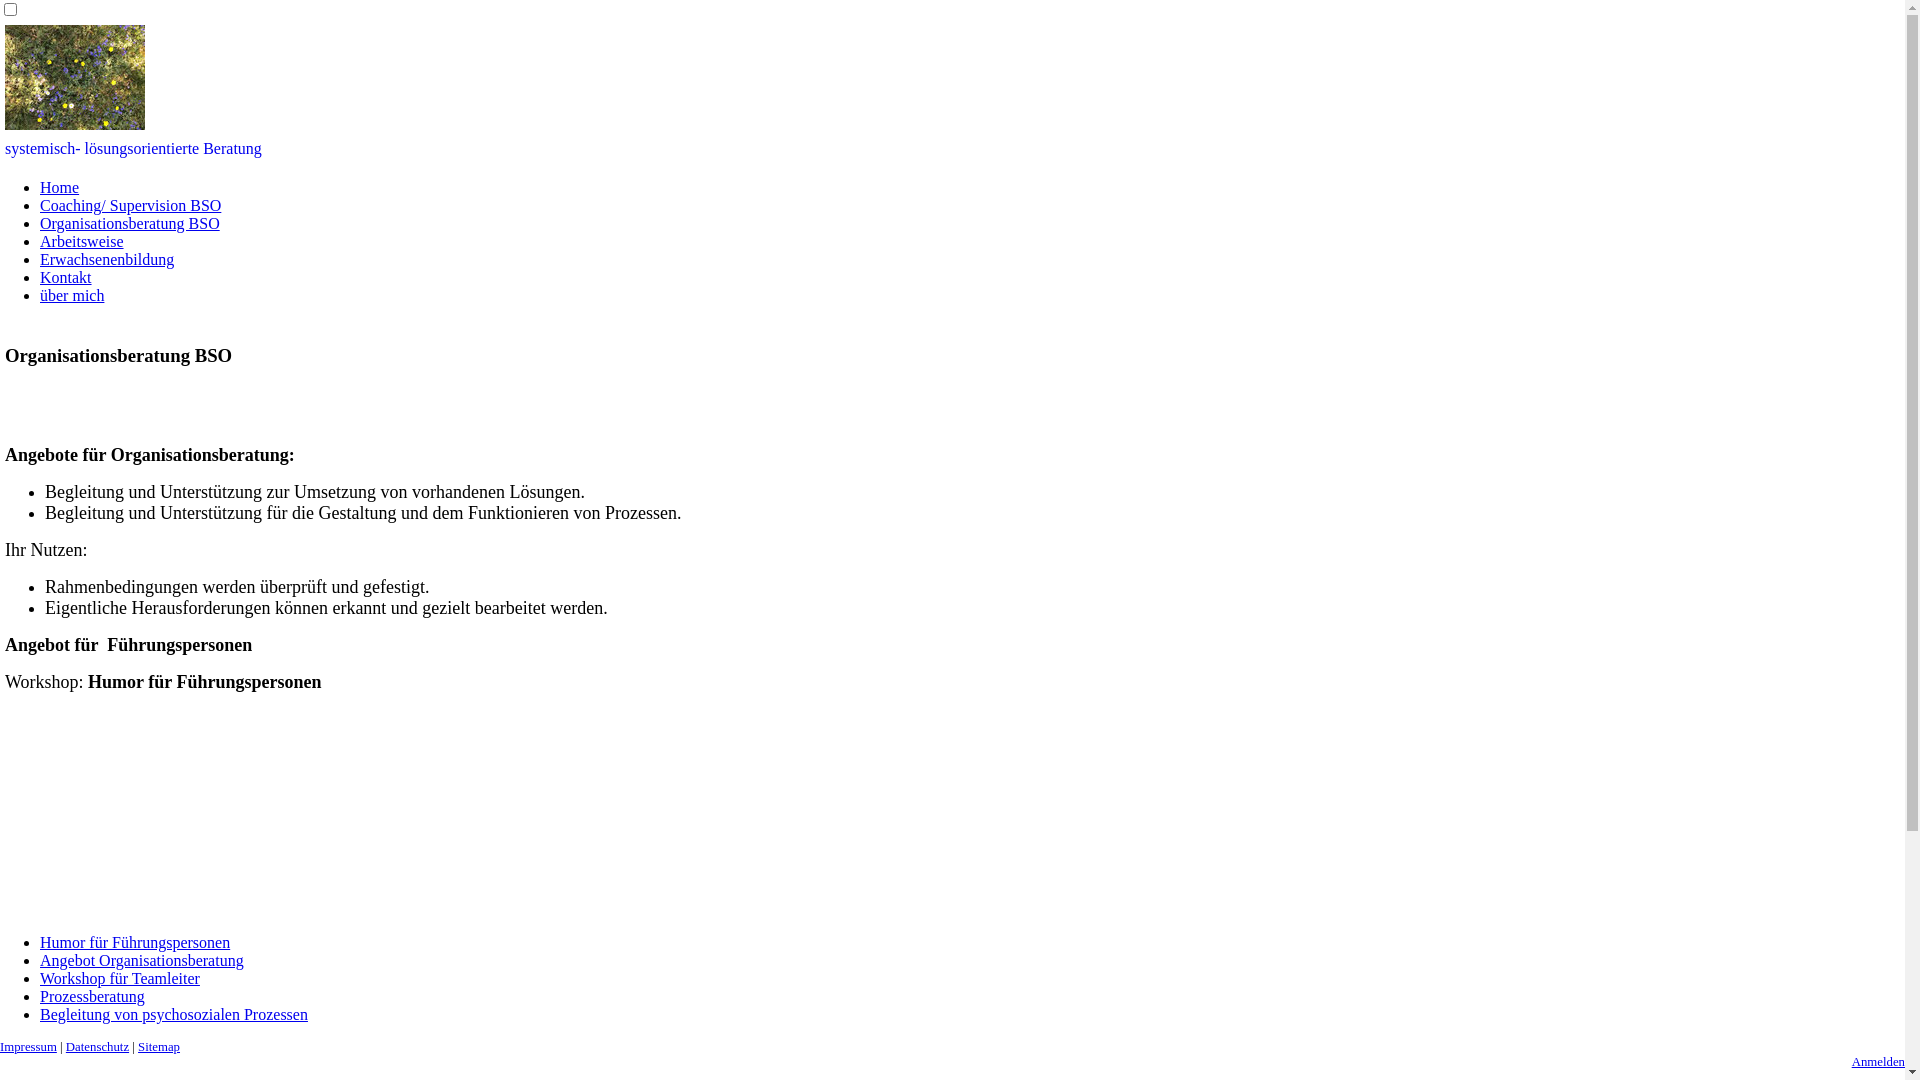 Image resolution: width=1920 pixels, height=1080 pixels. What do you see at coordinates (129, 205) in the screenshot?
I see `'Coaching/ Supervision BSO'` at bounding box center [129, 205].